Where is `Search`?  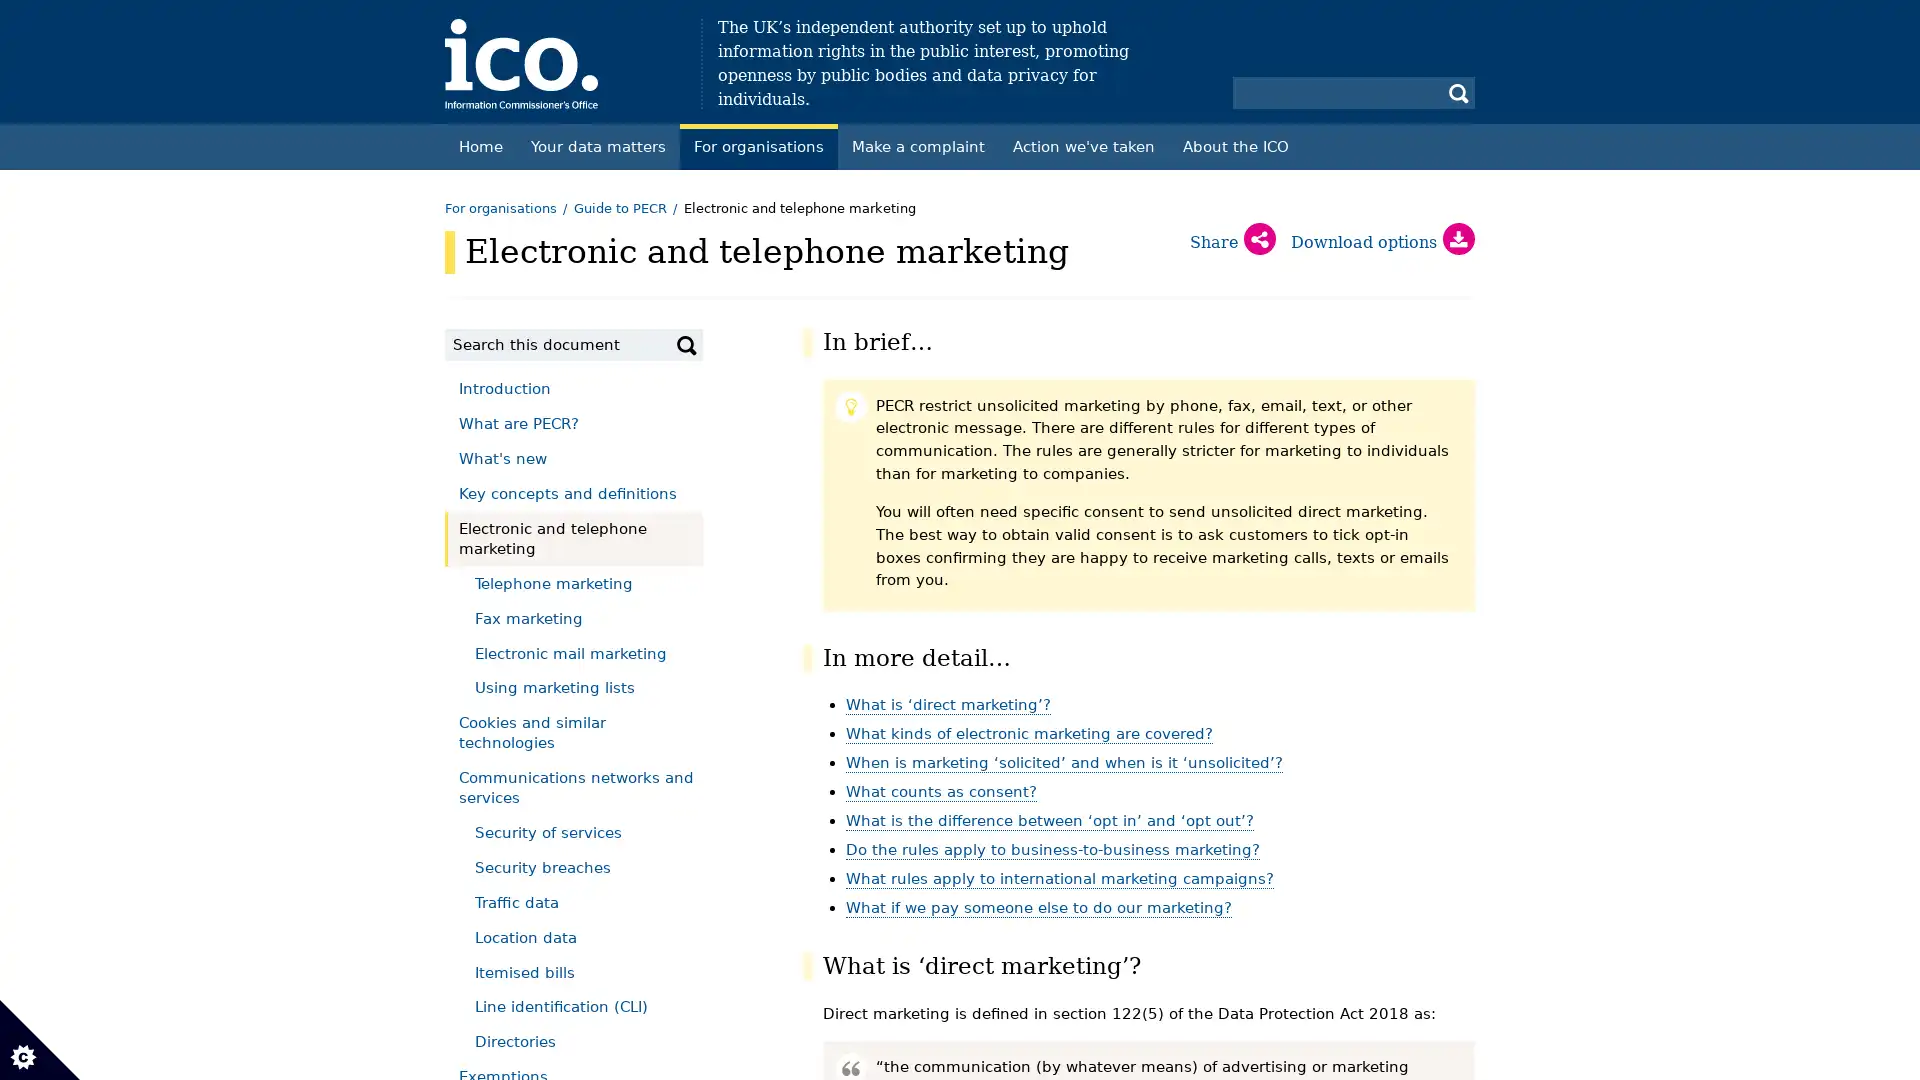 Search is located at coordinates (686, 343).